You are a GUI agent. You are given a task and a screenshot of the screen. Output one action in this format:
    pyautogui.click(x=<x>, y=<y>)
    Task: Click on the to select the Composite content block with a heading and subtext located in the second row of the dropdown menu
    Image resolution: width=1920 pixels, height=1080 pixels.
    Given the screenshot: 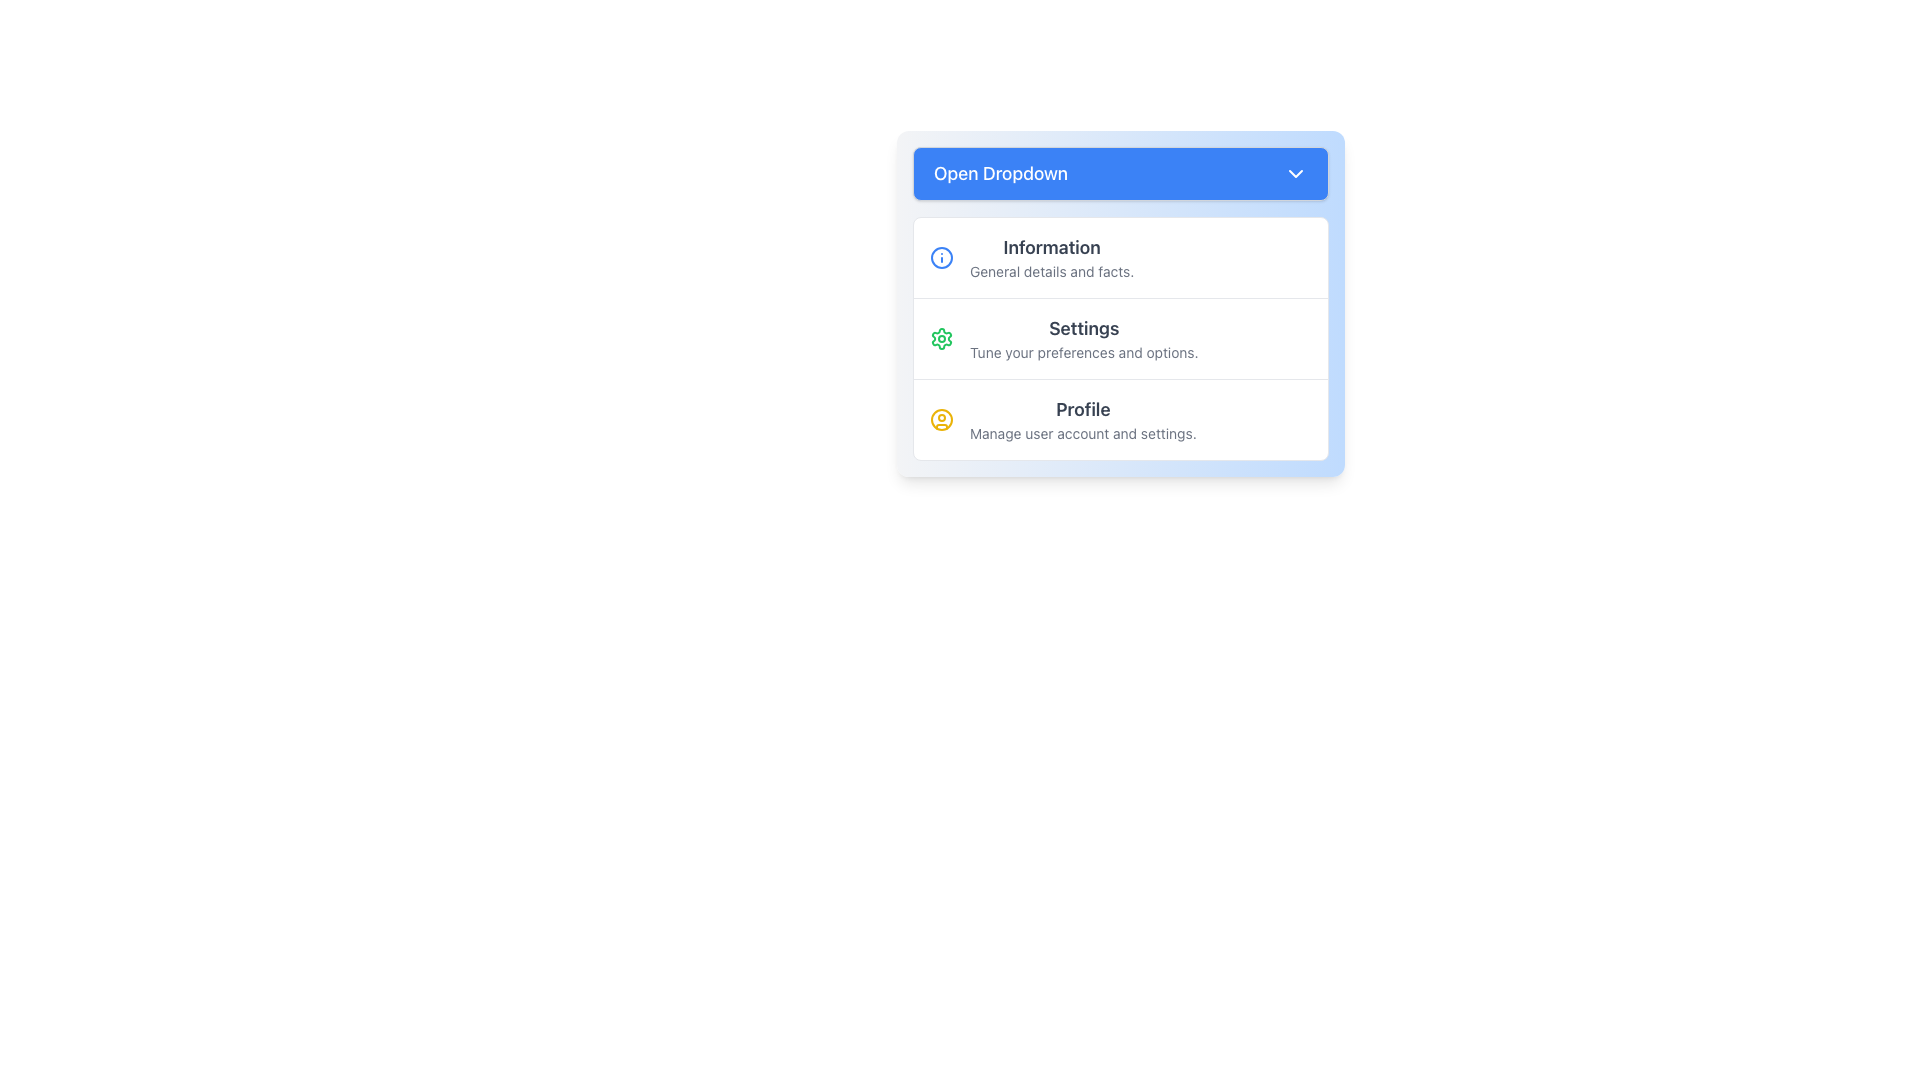 What is the action you would take?
    pyautogui.click(x=1083, y=338)
    